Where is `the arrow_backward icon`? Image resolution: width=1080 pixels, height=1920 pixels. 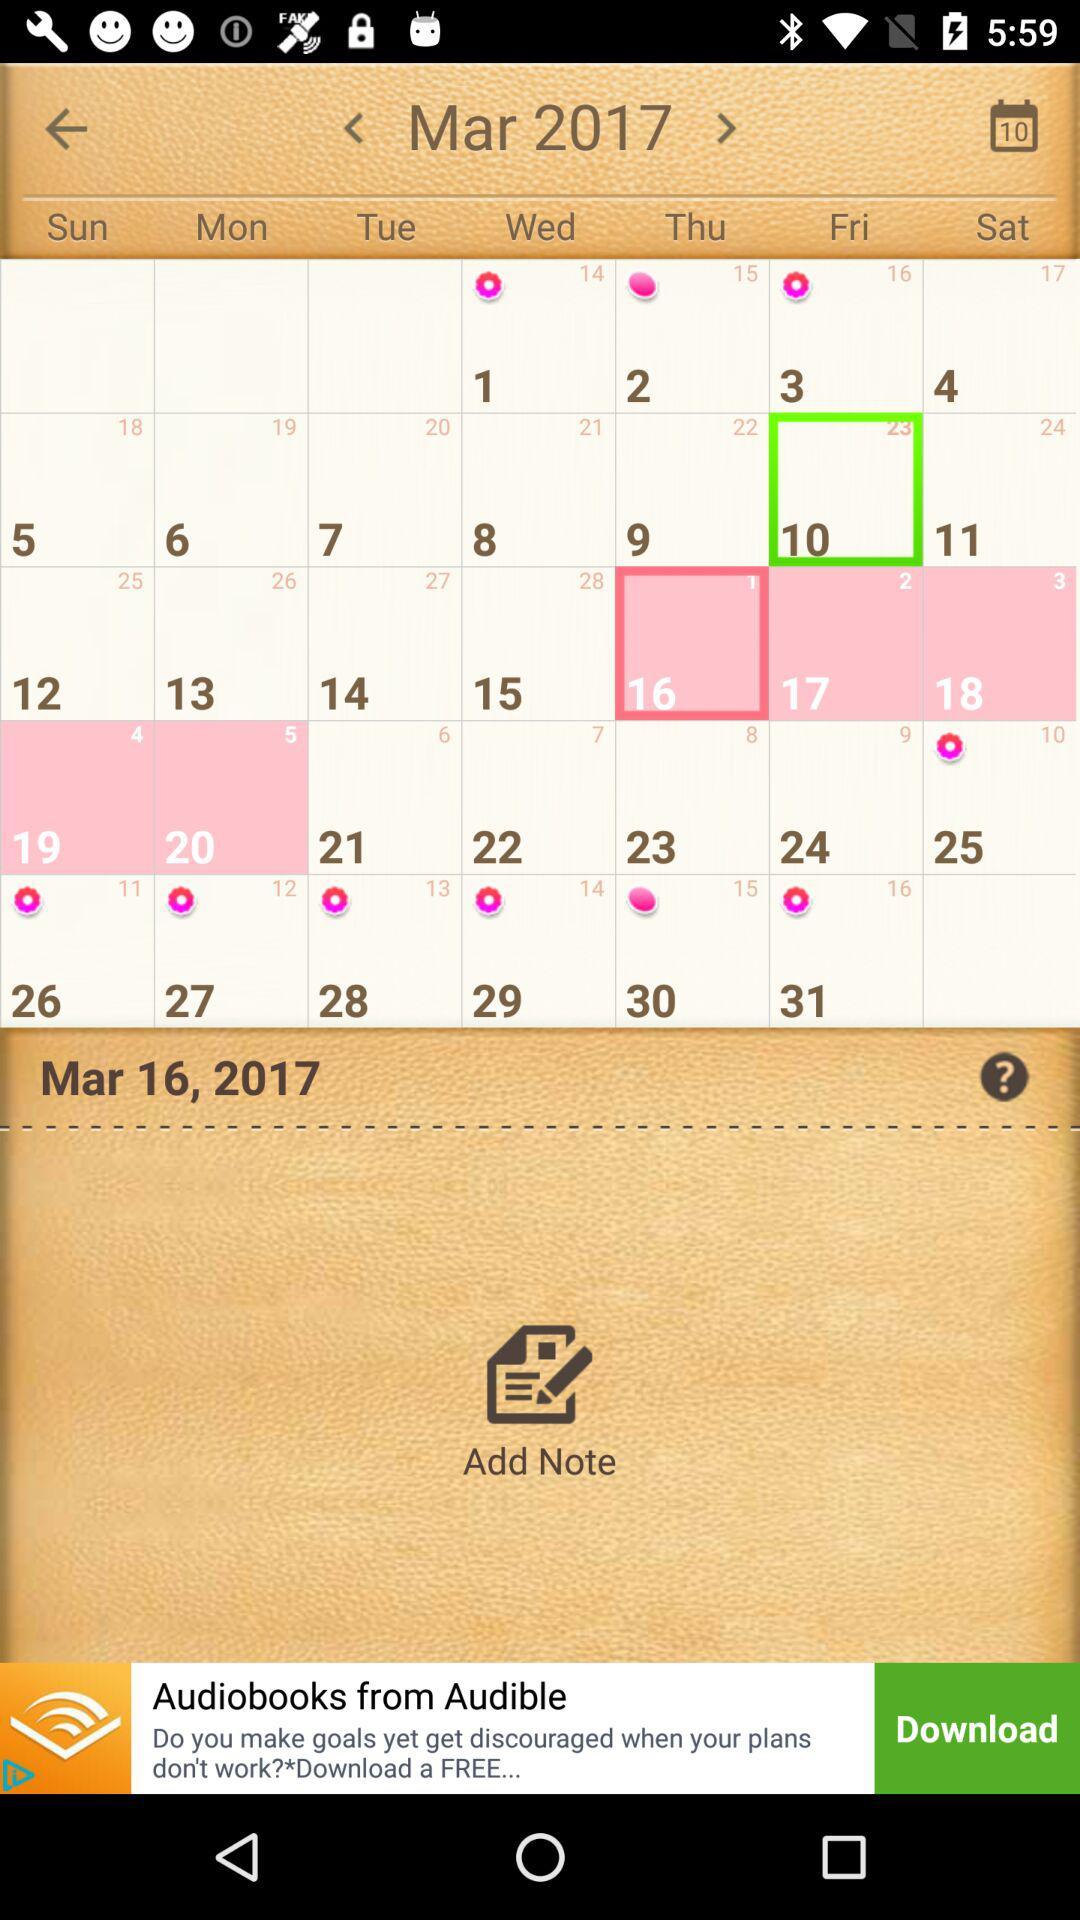 the arrow_backward icon is located at coordinates (353, 127).